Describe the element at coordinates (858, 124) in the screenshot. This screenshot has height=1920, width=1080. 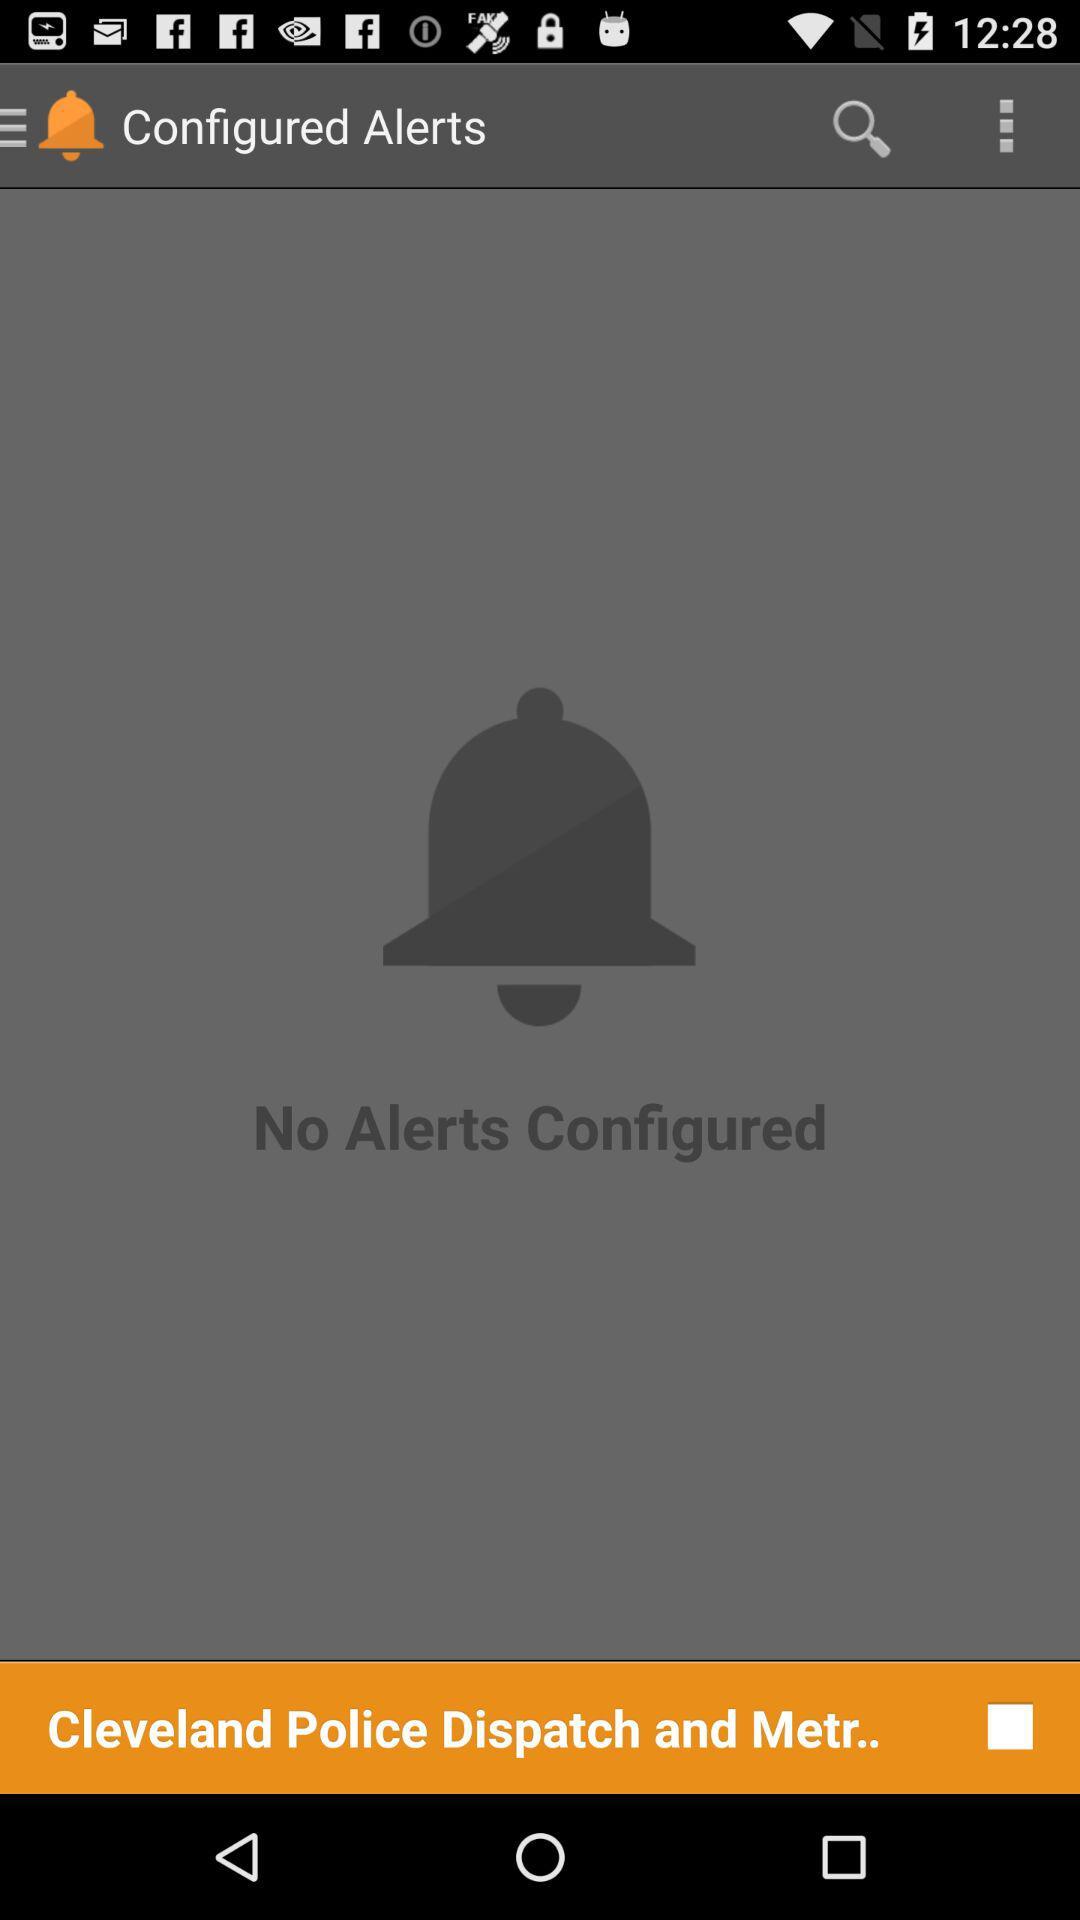
I see `item above no alerts configured icon` at that location.